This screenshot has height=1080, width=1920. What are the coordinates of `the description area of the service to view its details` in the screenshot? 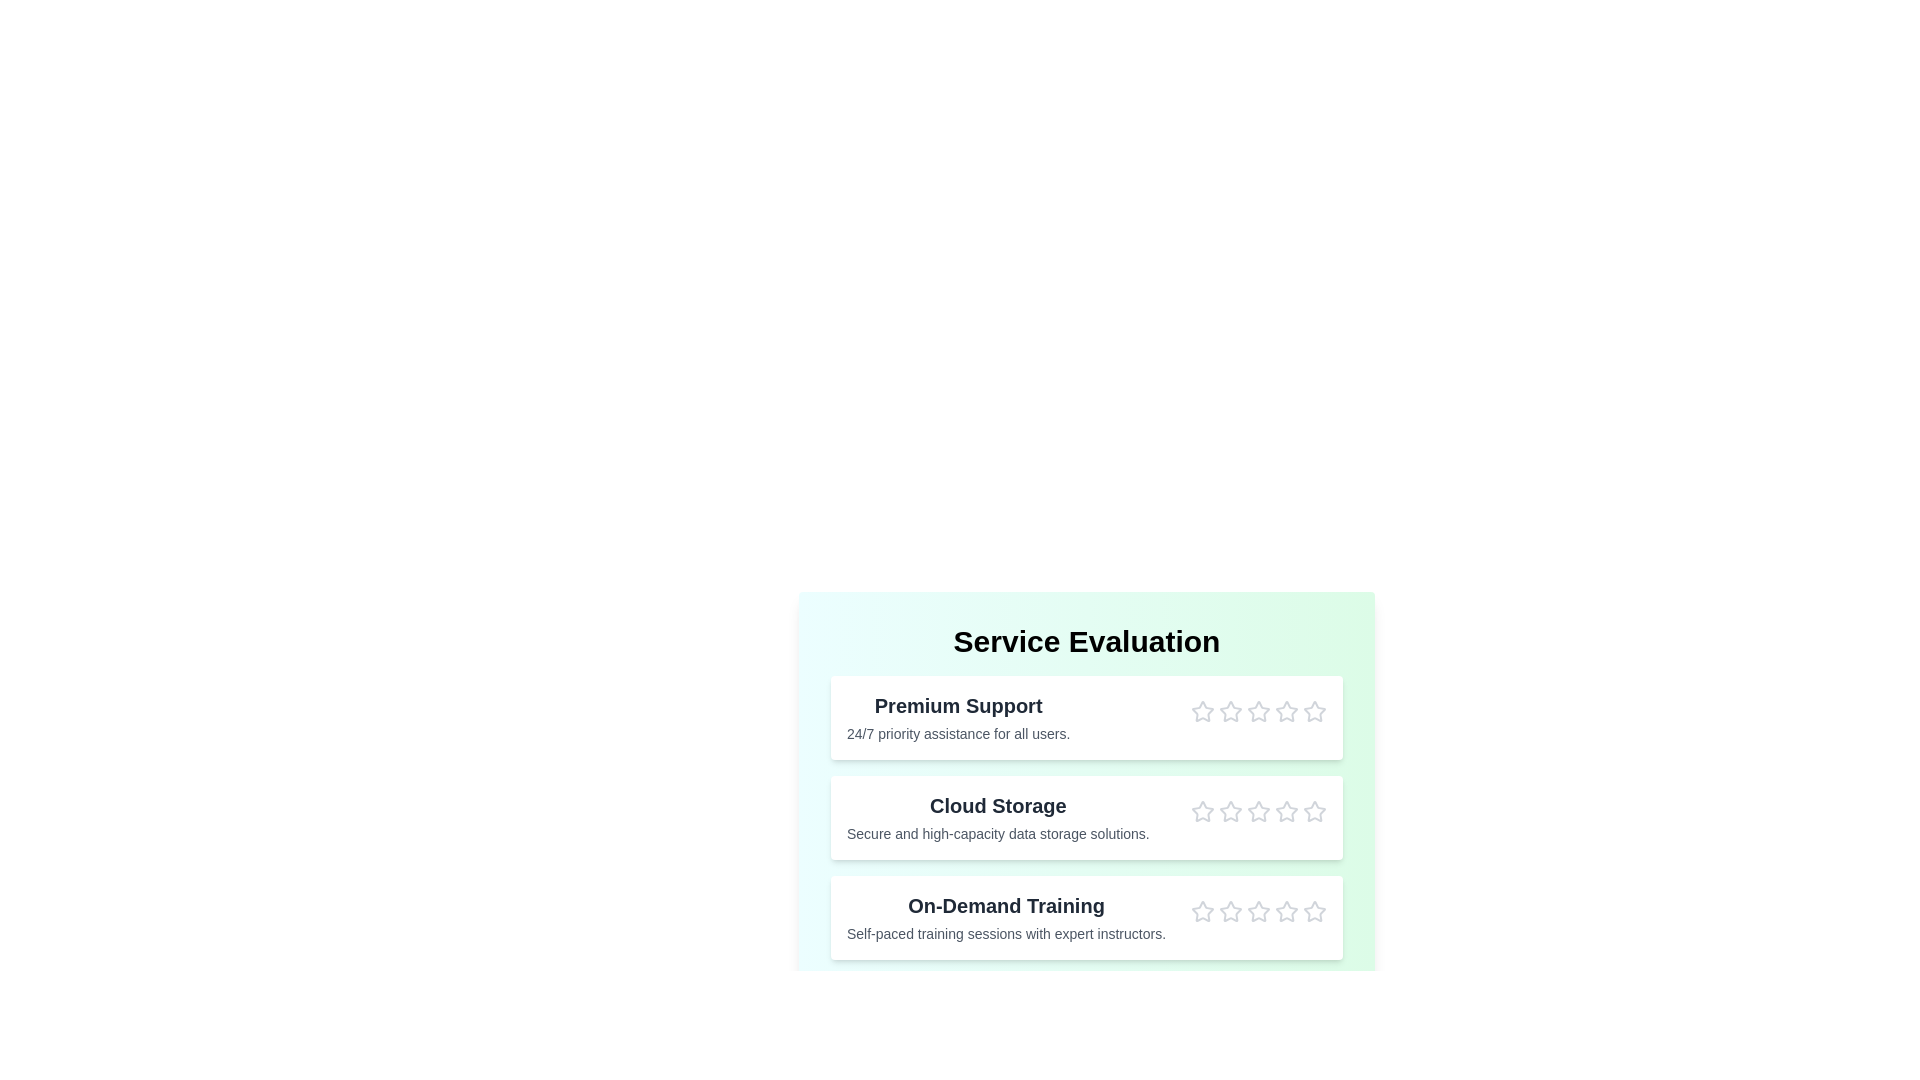 It's located at (957, 716).